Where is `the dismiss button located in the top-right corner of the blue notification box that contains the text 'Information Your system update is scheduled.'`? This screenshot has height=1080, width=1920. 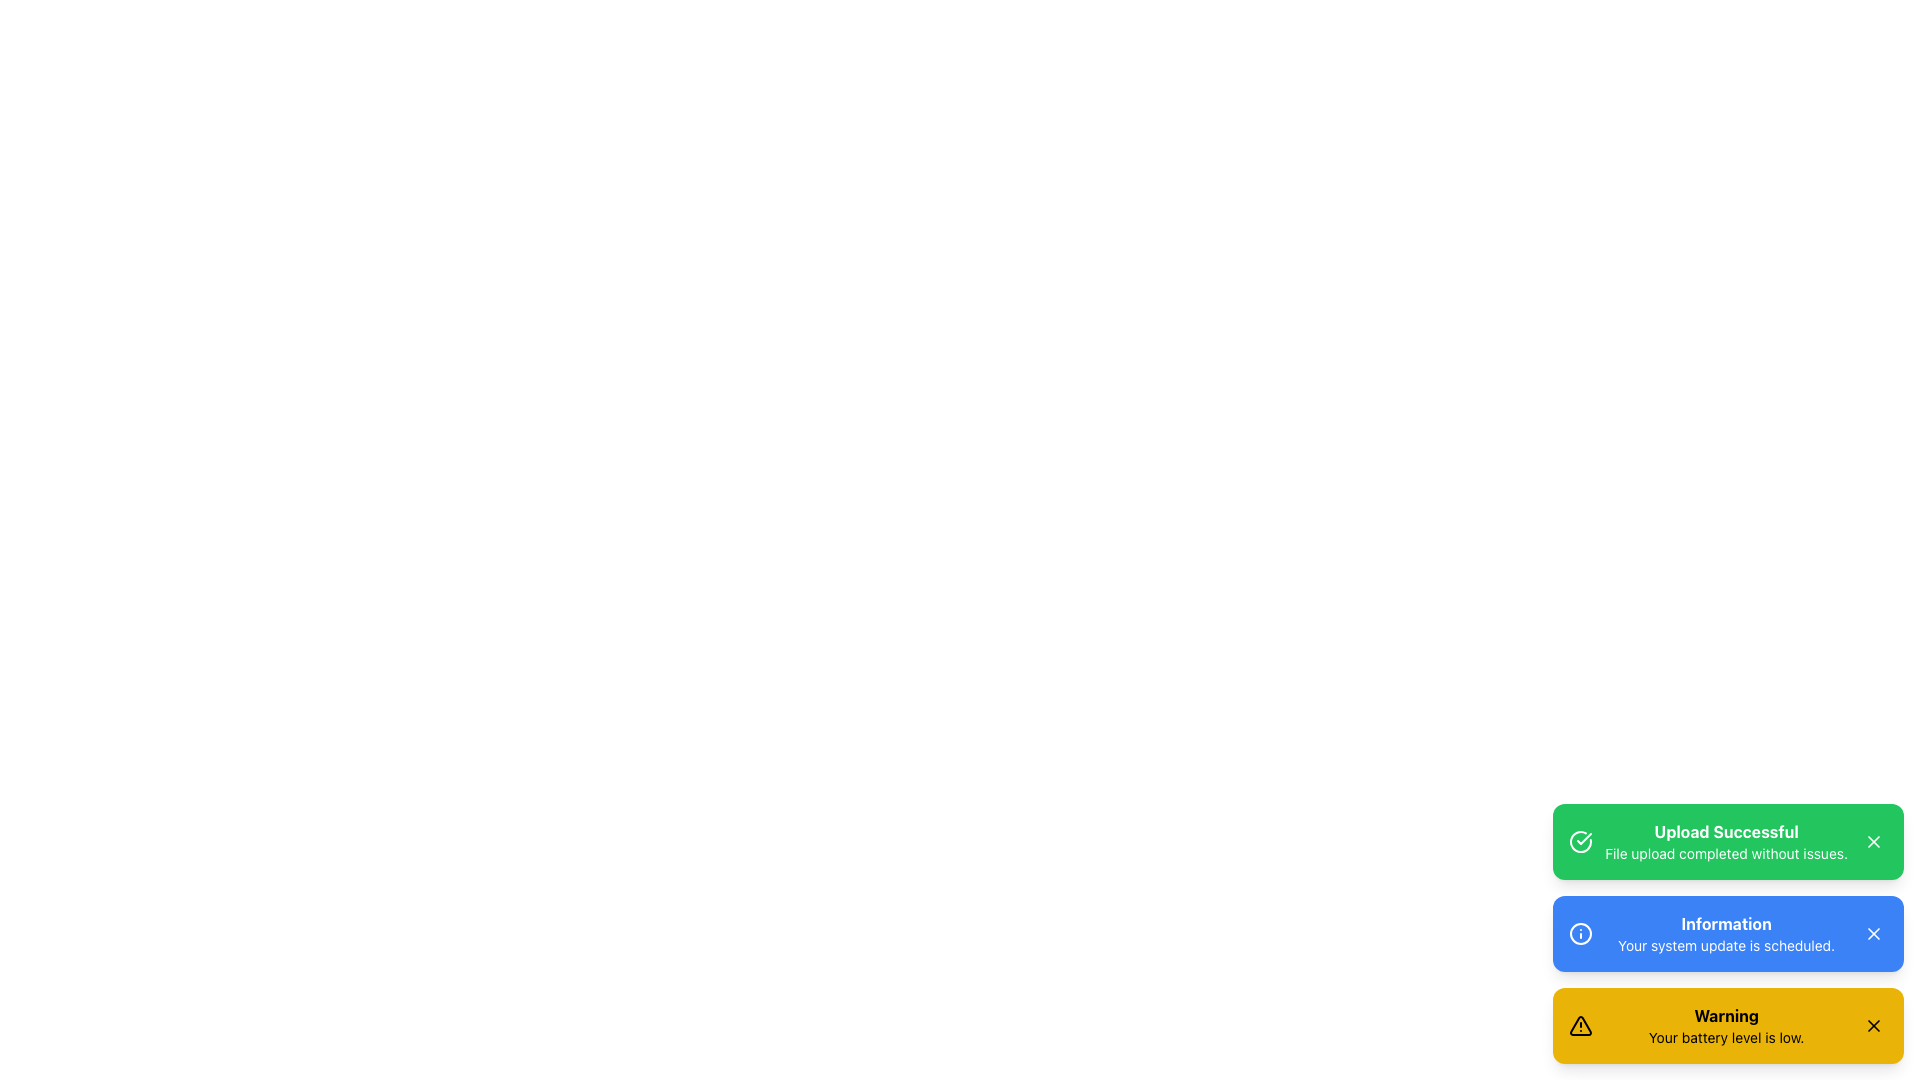
the dismiss button located in the top-right corner of the blue notification box that contains the text 'Information Your system update is scheduled.' is located at coordinates (1872, 933).